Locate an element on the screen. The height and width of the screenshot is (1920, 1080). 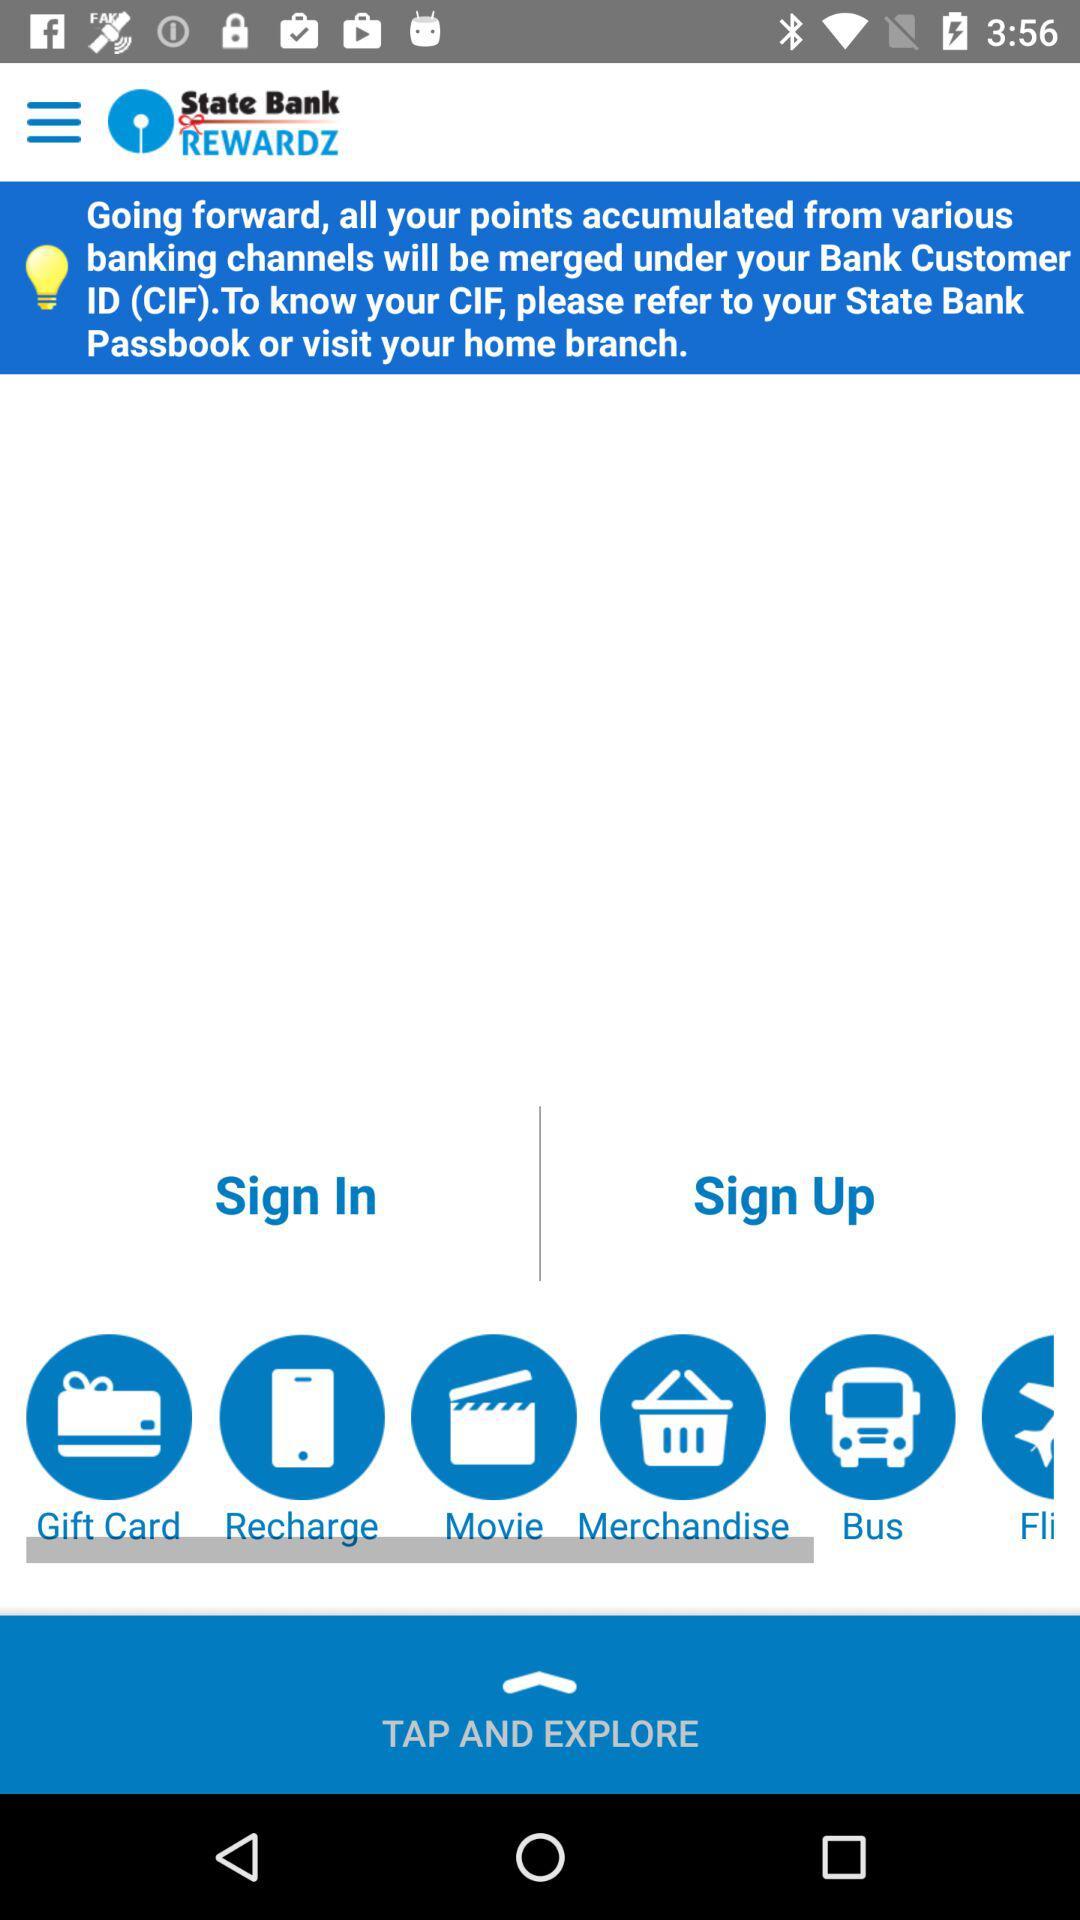
item below the gift card icon is located at coordinates (540, 1723).